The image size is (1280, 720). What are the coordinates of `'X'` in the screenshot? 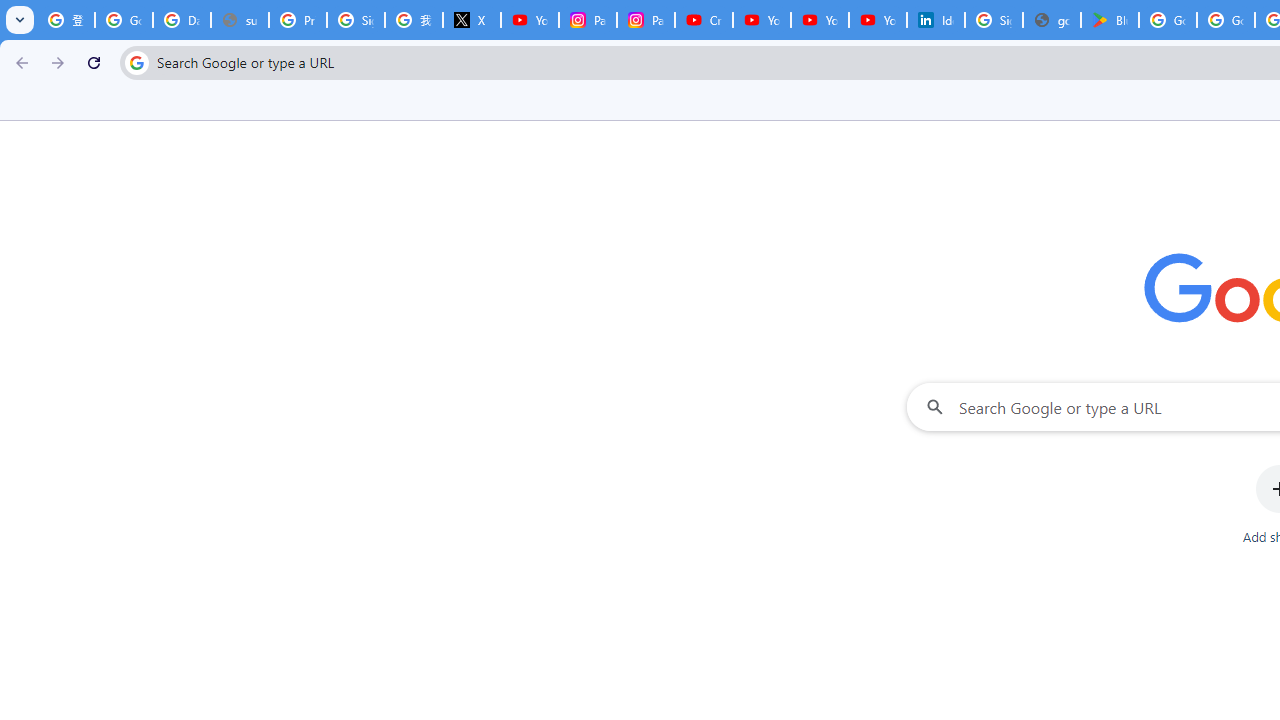 It's located at (470, 20).